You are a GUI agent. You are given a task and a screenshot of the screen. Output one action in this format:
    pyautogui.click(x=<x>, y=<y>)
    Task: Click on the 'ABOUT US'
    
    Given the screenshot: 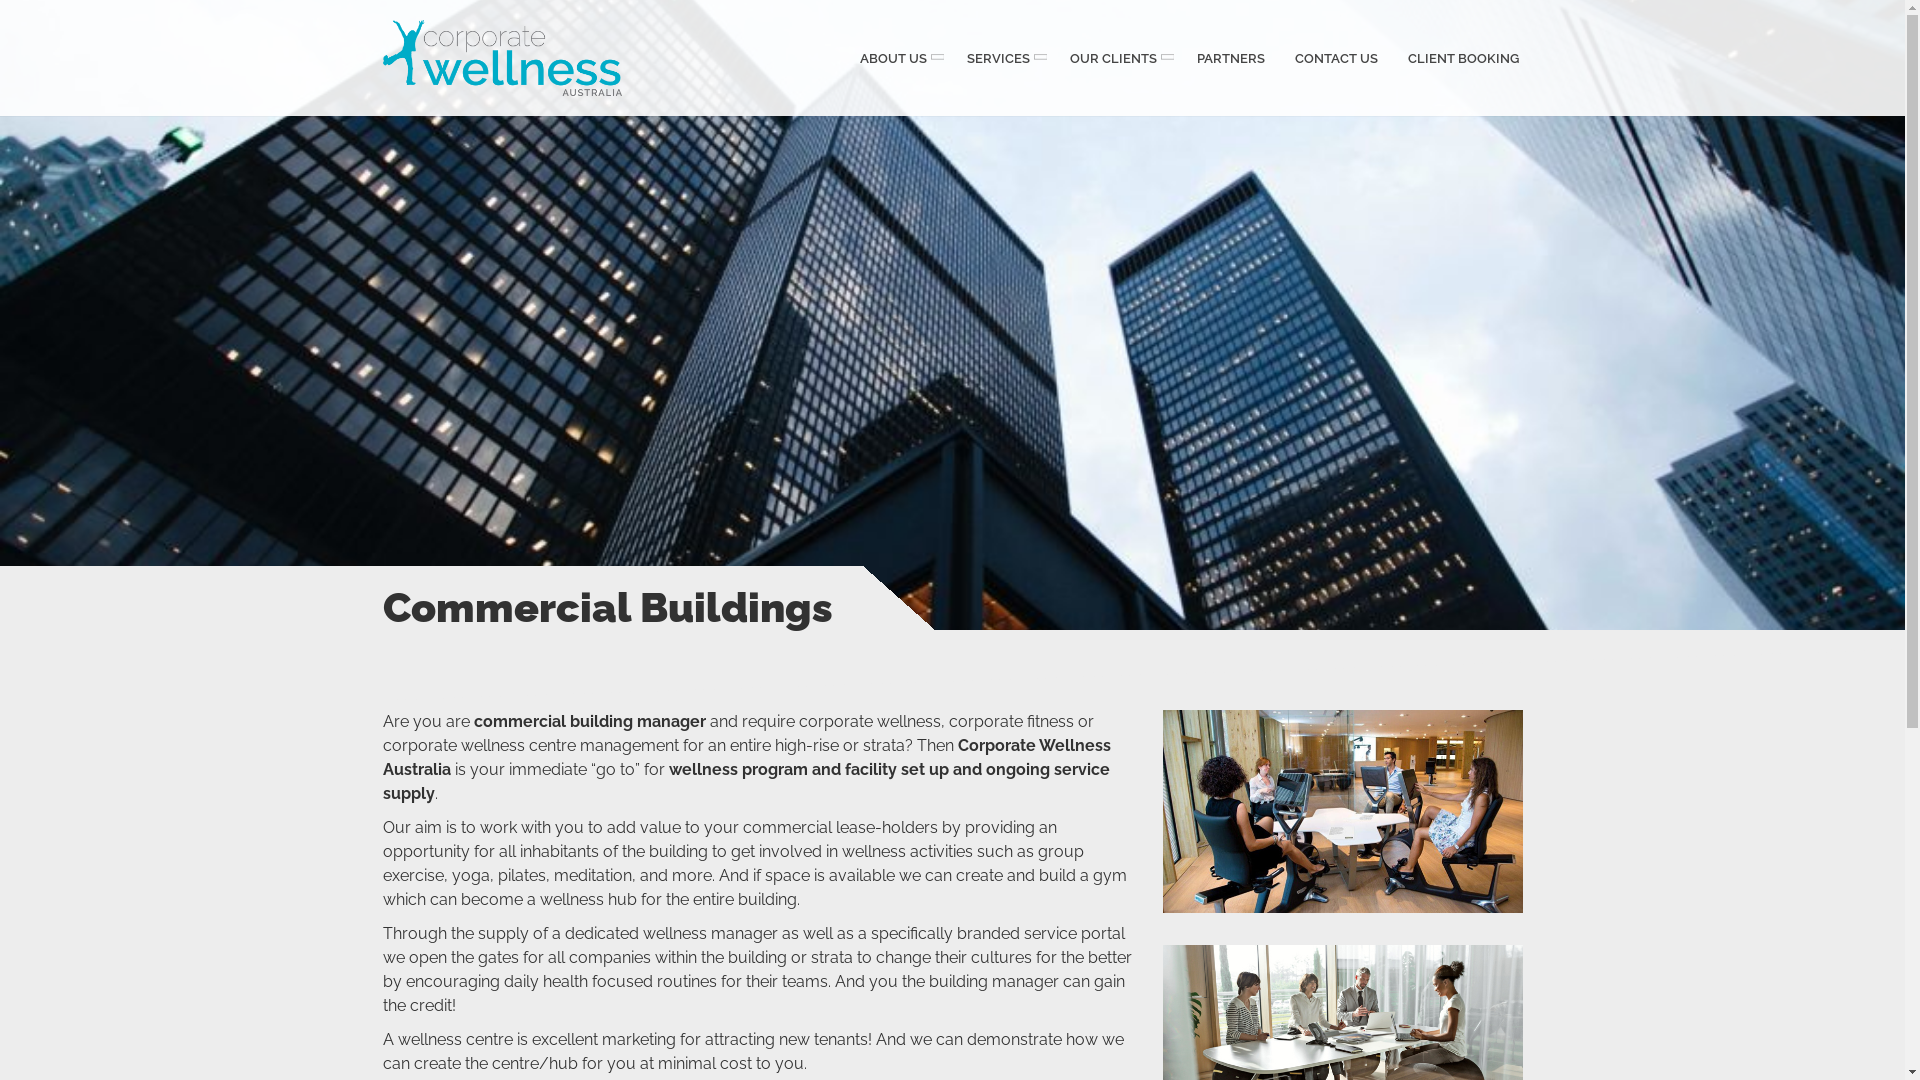 What is the action you would take?
    pyautogui.click(x=896, y=56)
    